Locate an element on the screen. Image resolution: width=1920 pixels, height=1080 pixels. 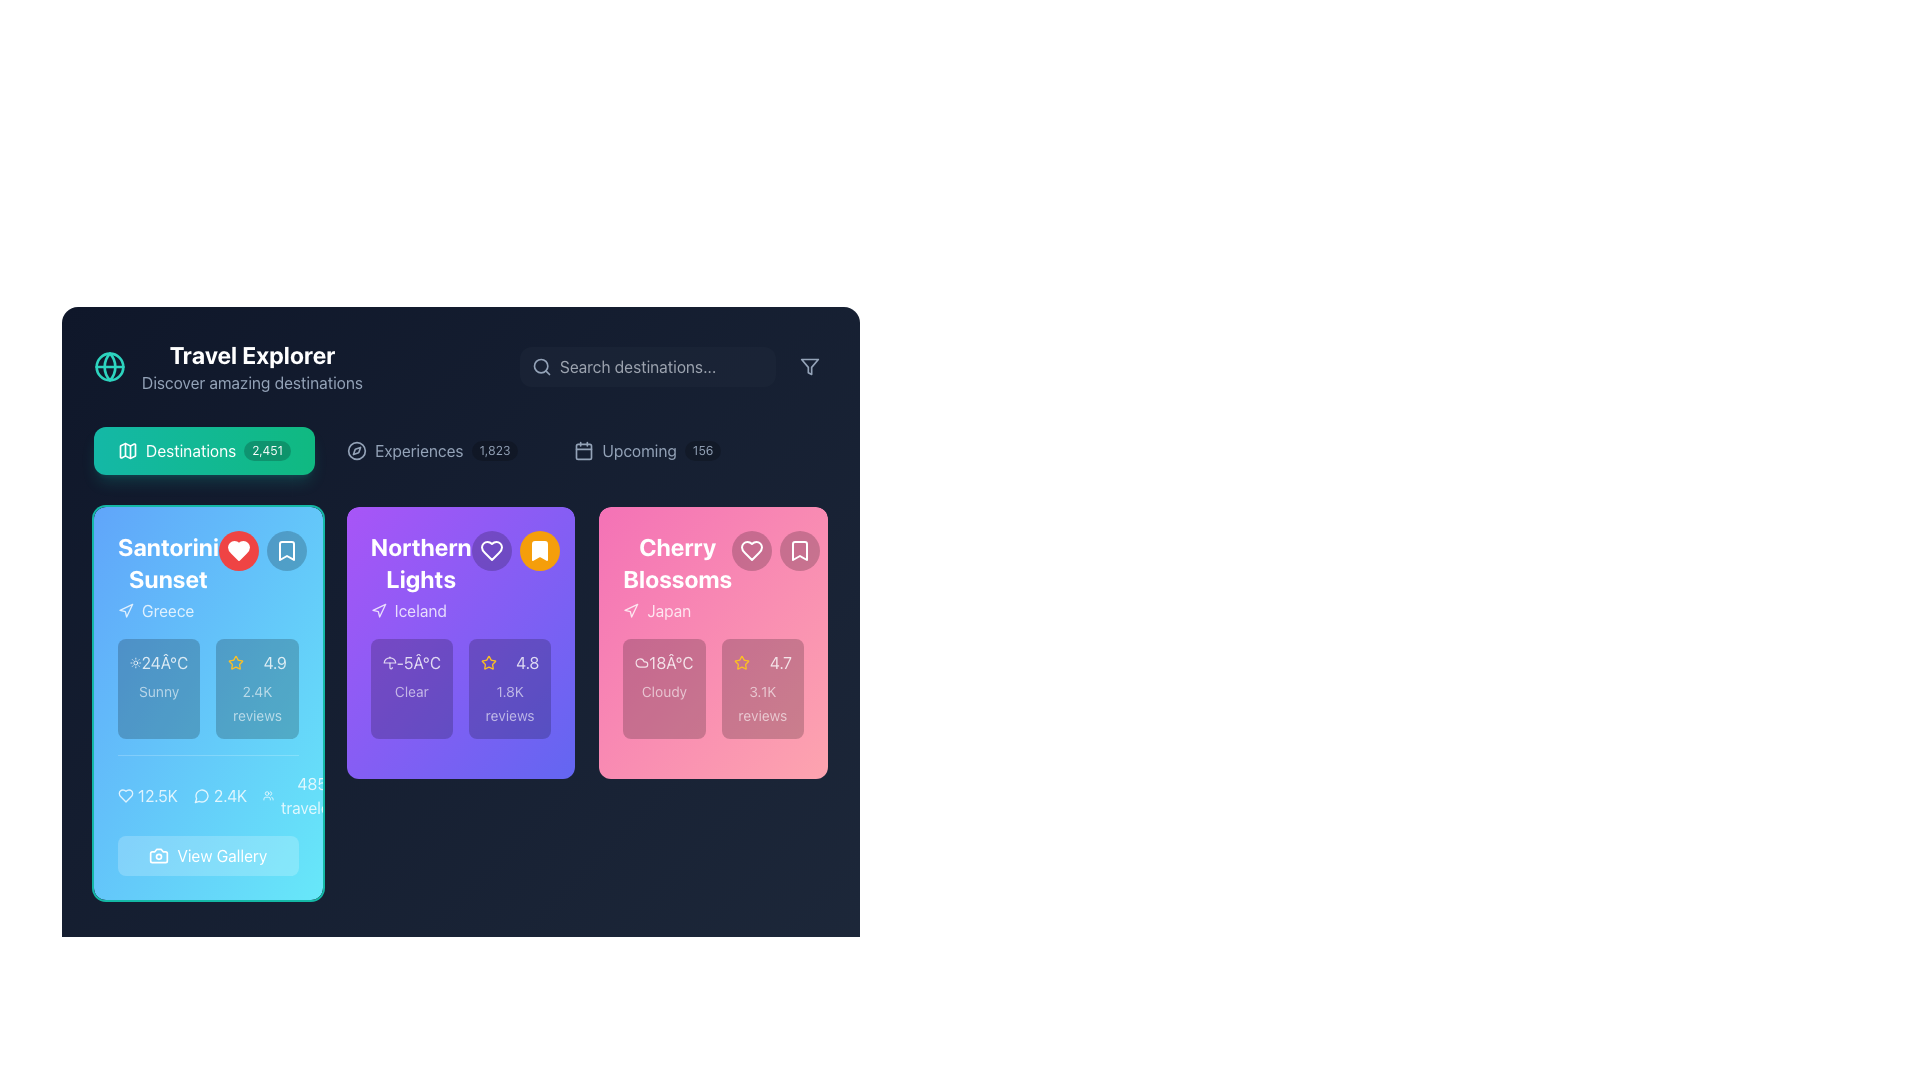
the label displaying temperature and weather information within the purple card labeled 'Northern Lights', located above the text 'Clear' and to the left of the star icon is located at coordinates (410, 663).